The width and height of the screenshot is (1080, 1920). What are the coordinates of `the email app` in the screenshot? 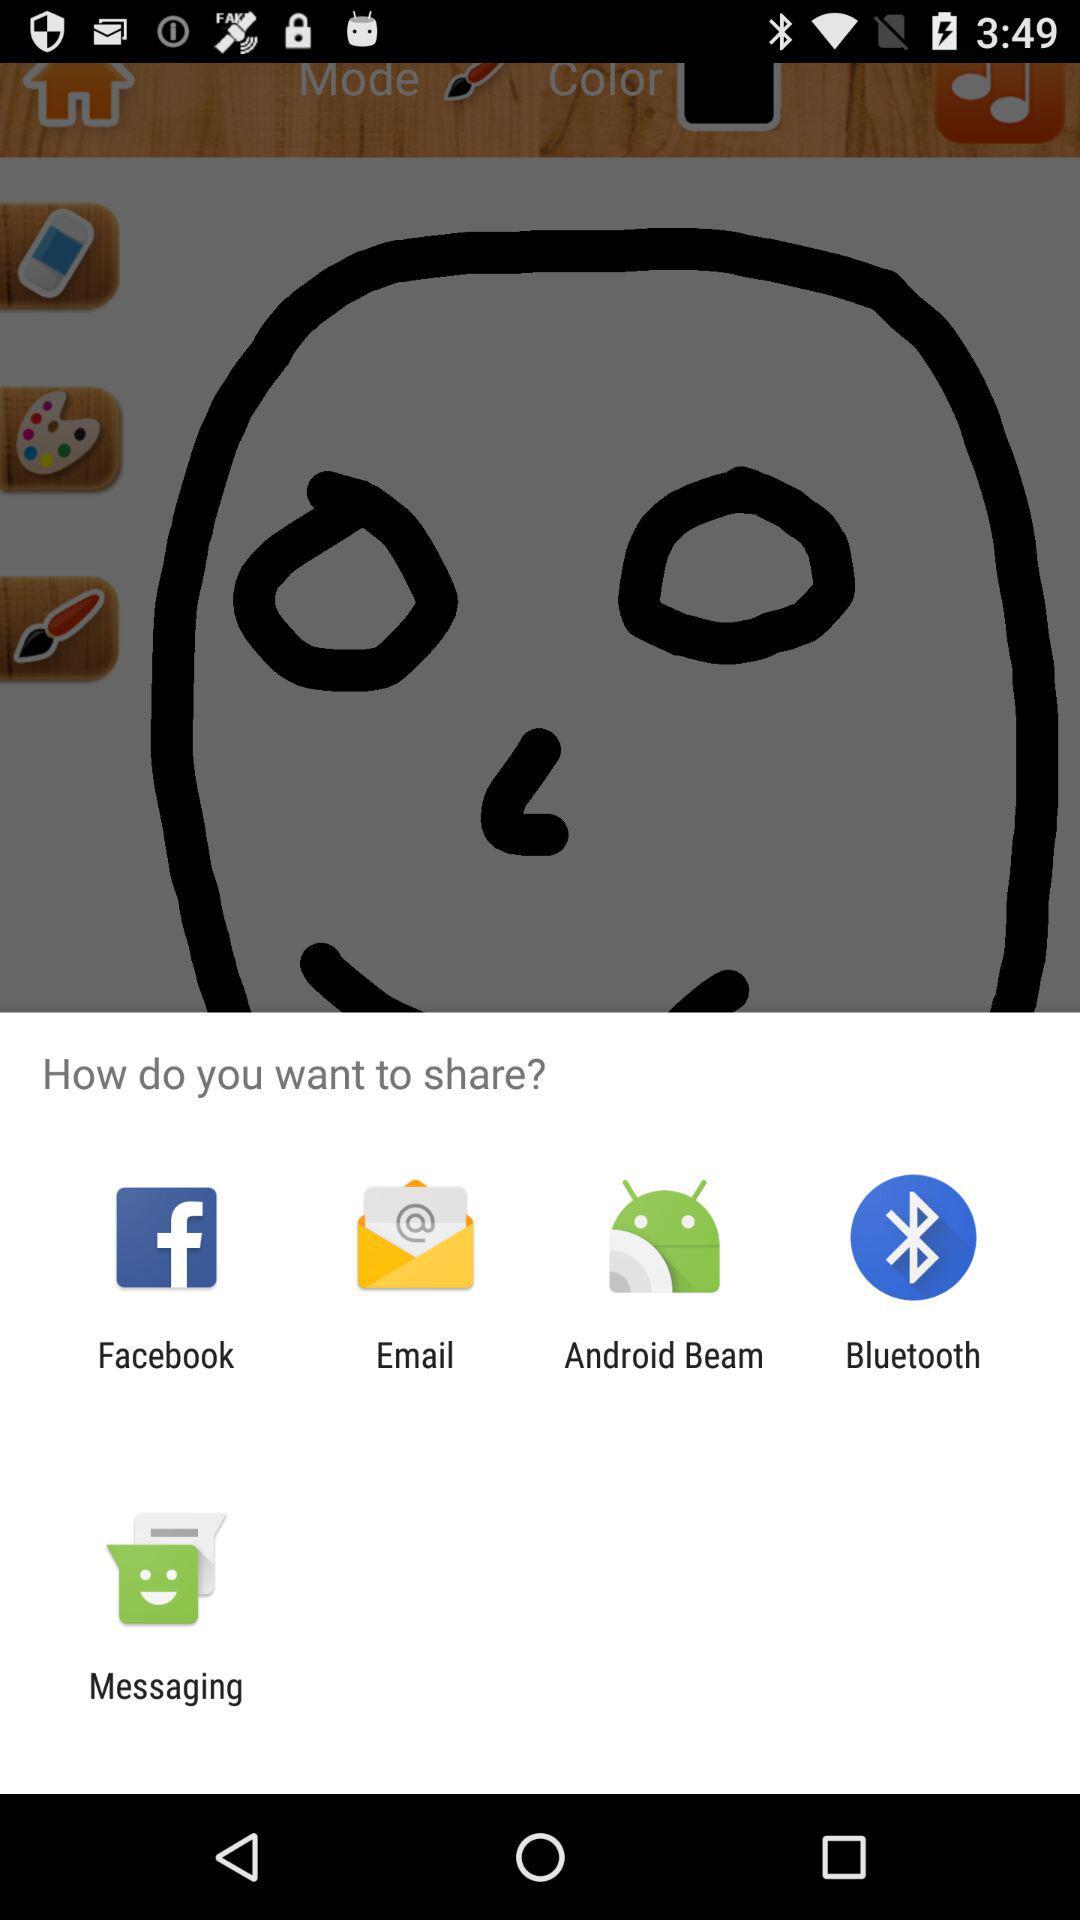 It's located at (414, 1374).